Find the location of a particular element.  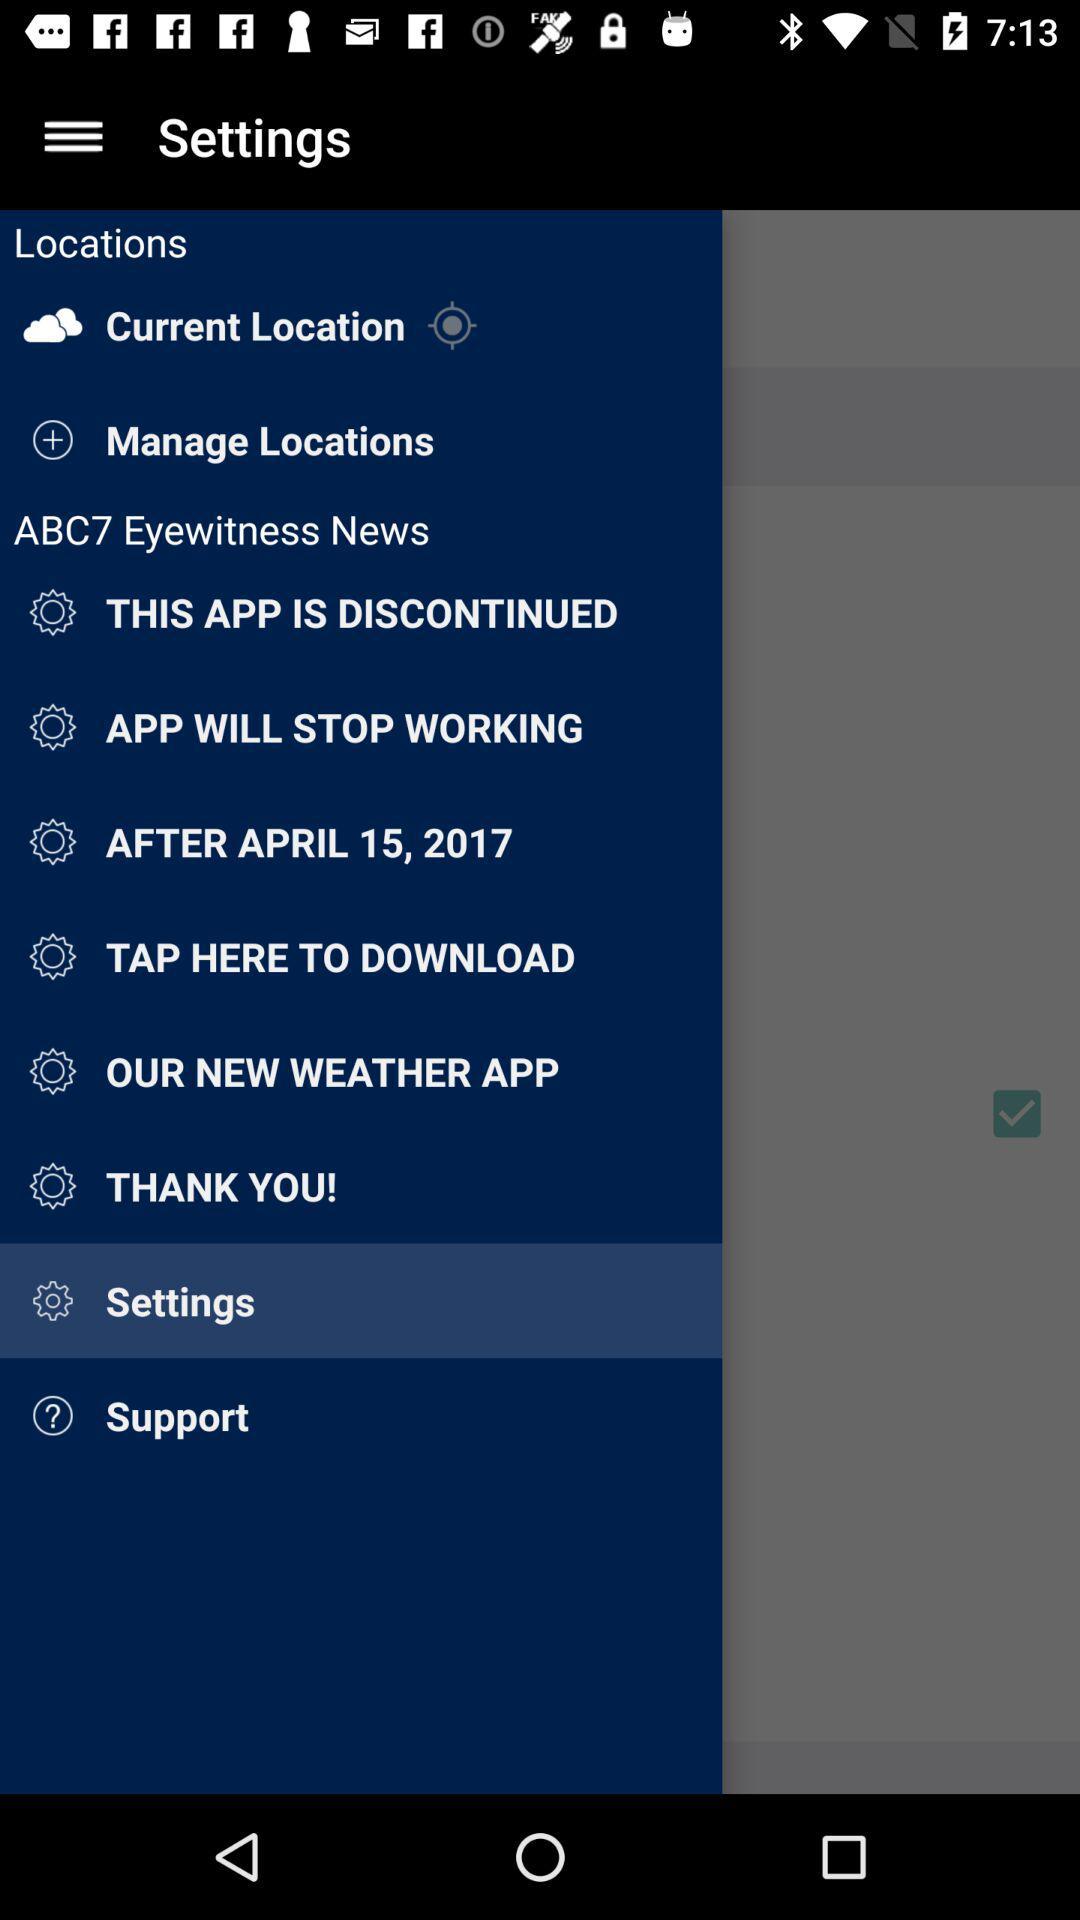

the menu icon is located at coordinates (72, 135).